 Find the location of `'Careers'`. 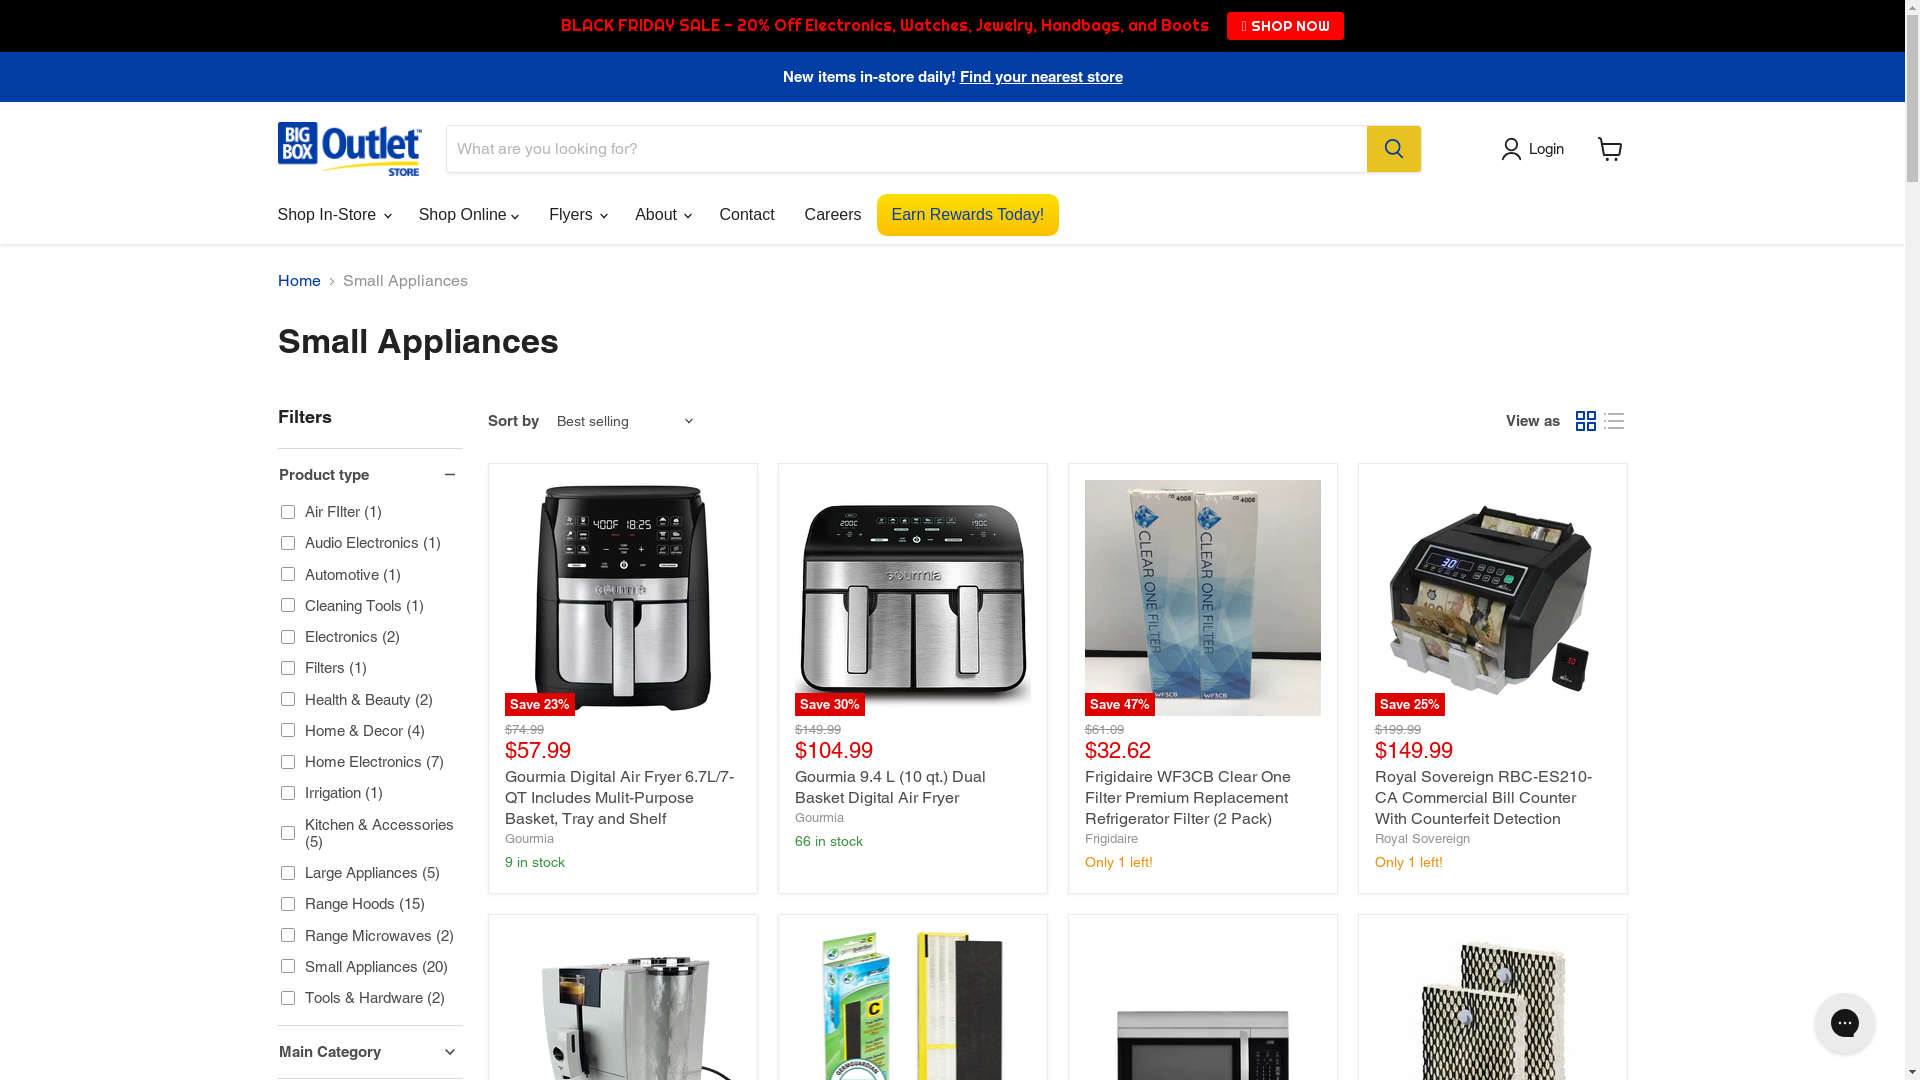

'Careers' is located at coordinates (833, 215).